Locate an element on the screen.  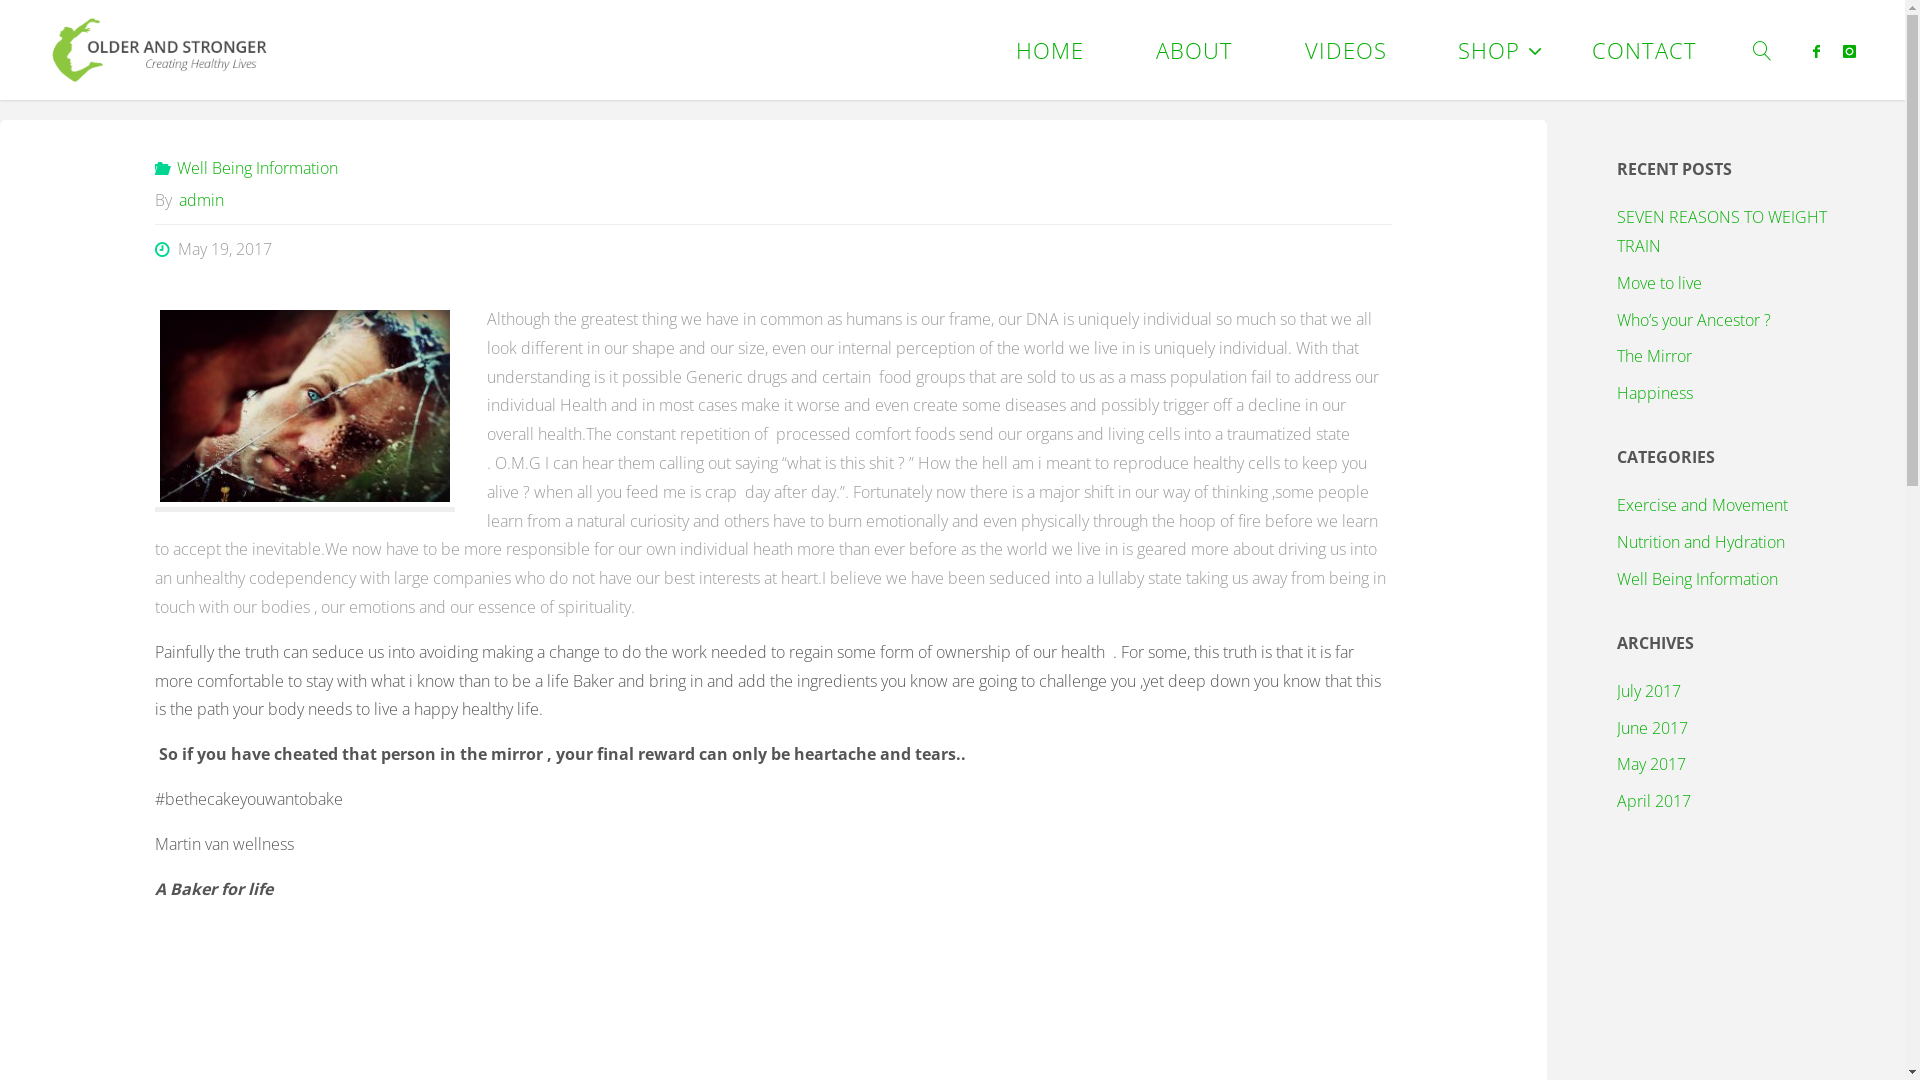
'Exercise and Movement' is located at coordinates (1701, 504).